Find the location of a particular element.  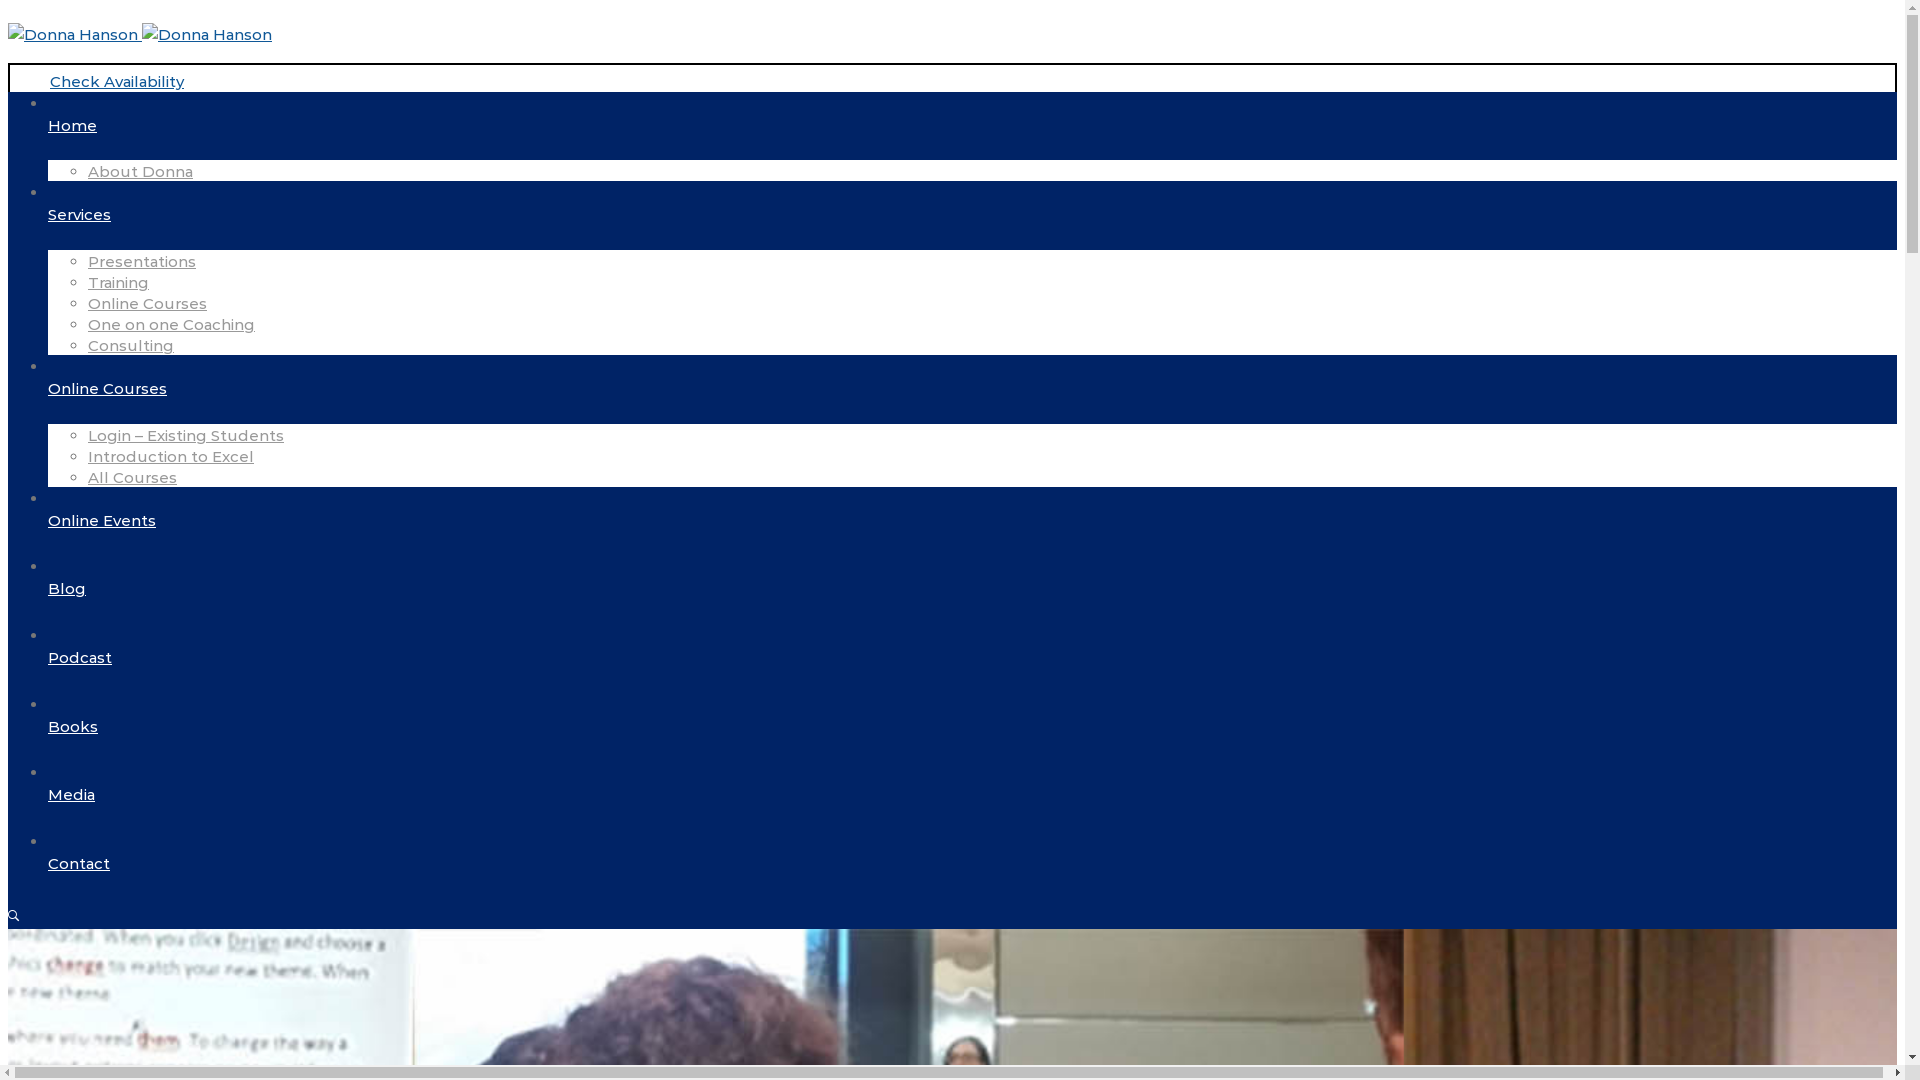

'Books' is located at coordinates (972, 726).